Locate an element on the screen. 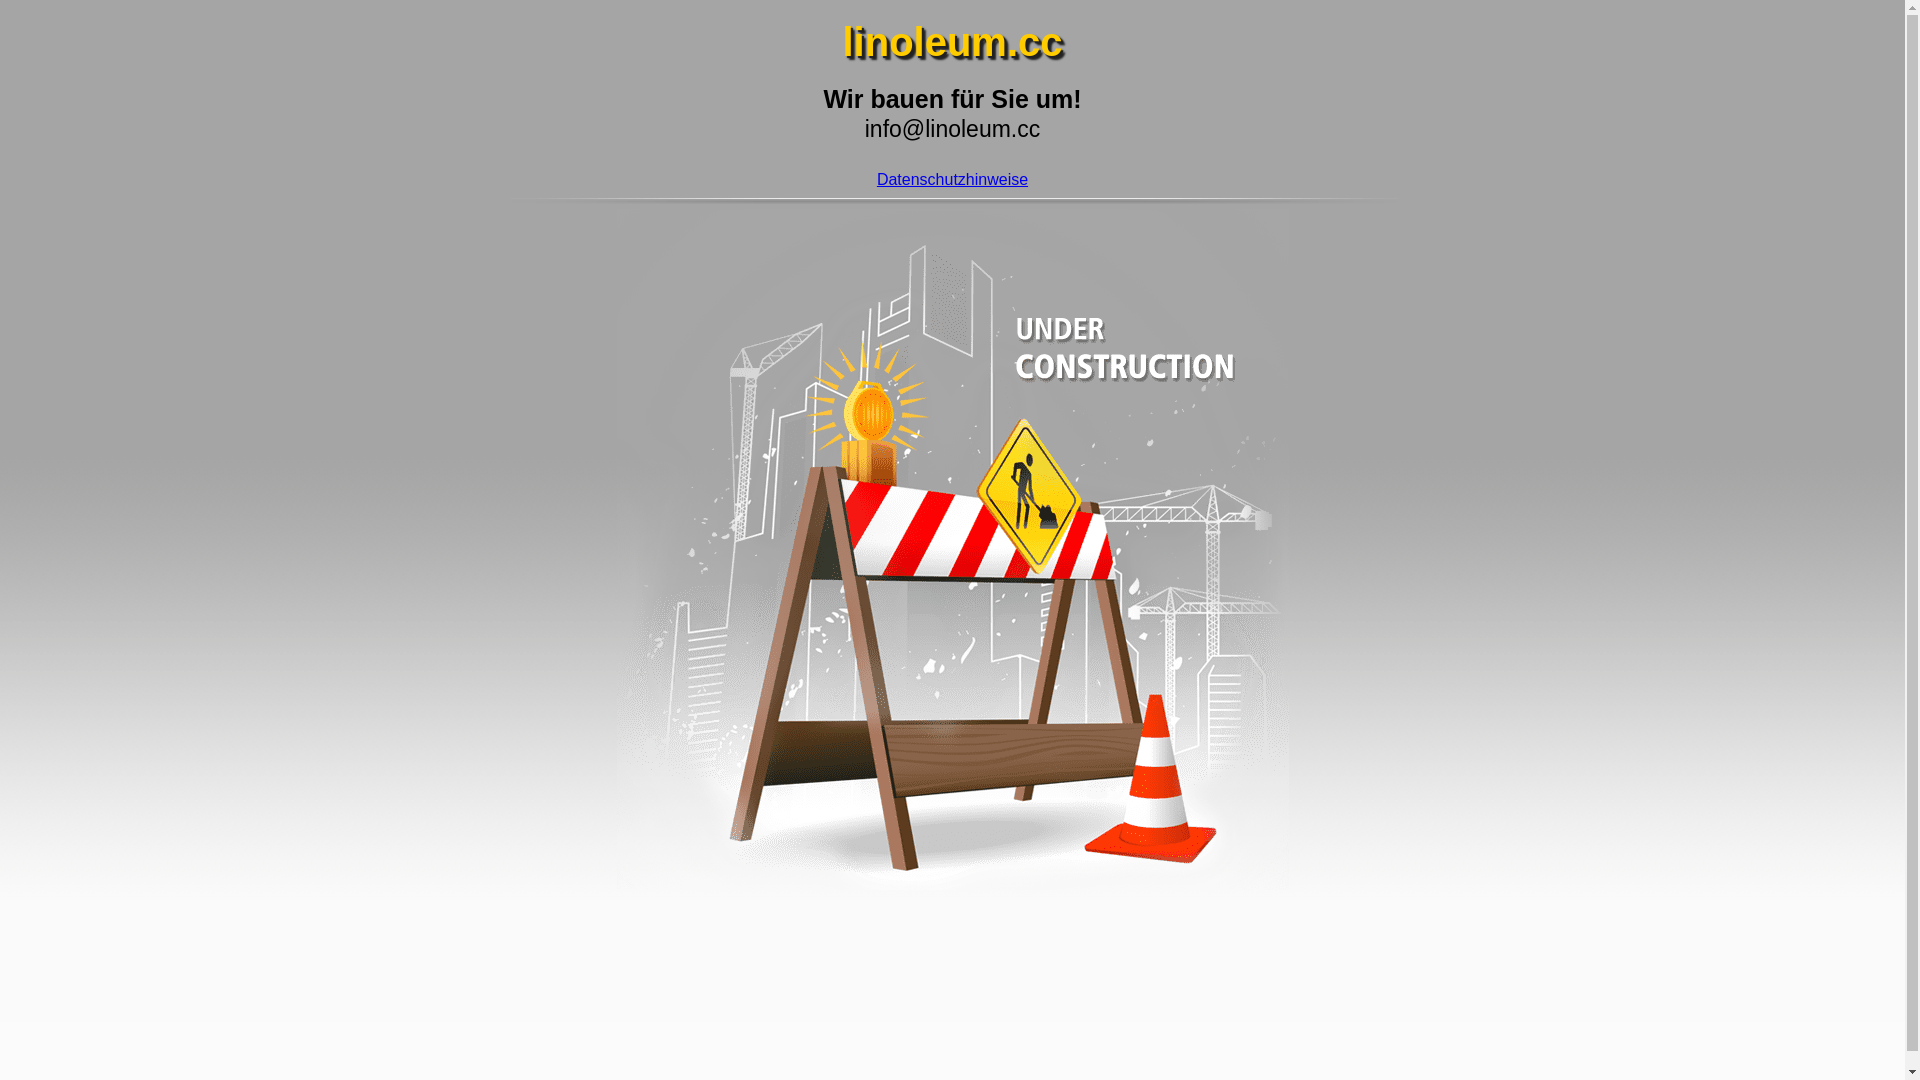 The width and height of the screenshot is (1920, 1080). 'Datenschutzhinweise' is located at coordinates (951, 180).